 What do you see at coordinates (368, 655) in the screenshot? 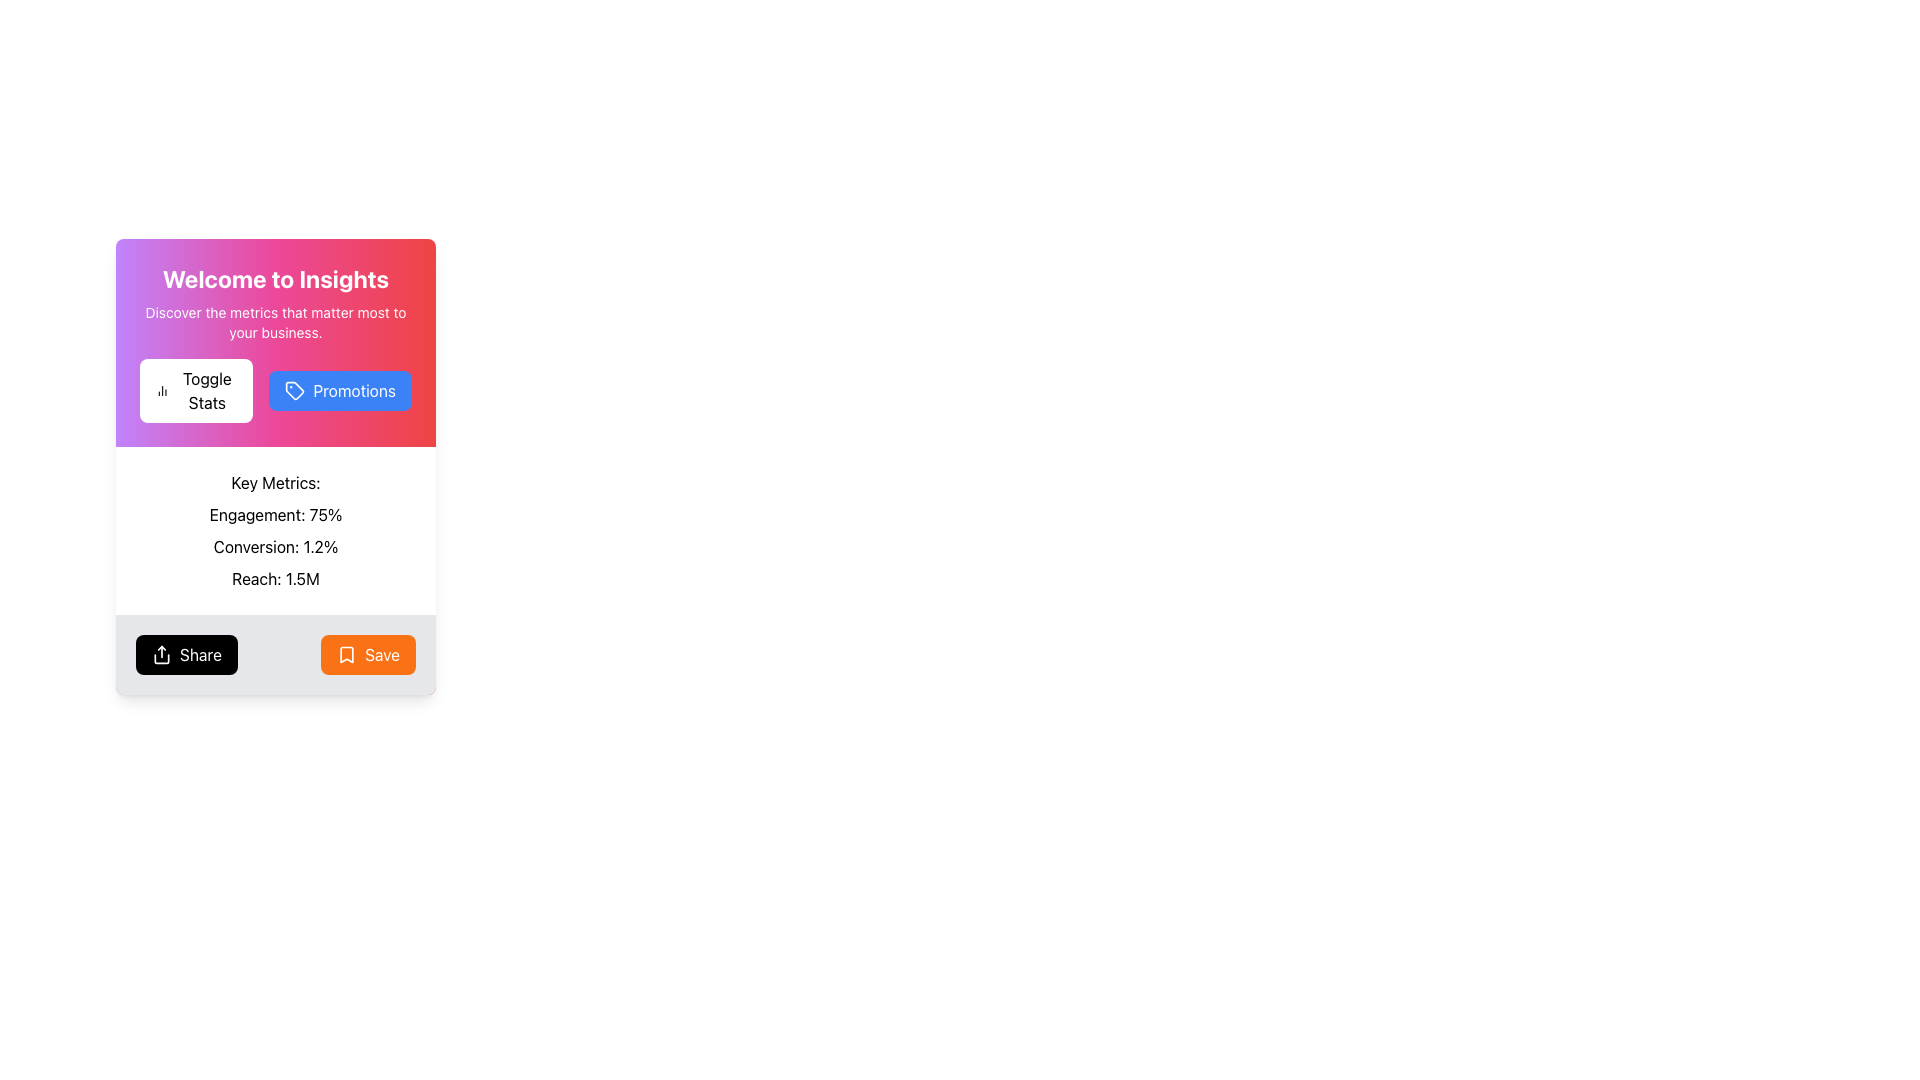
I see `the save button located towards the bottom-right of the light gray section, which is interactive for saving content or settings` at bounding box center [368, 655].